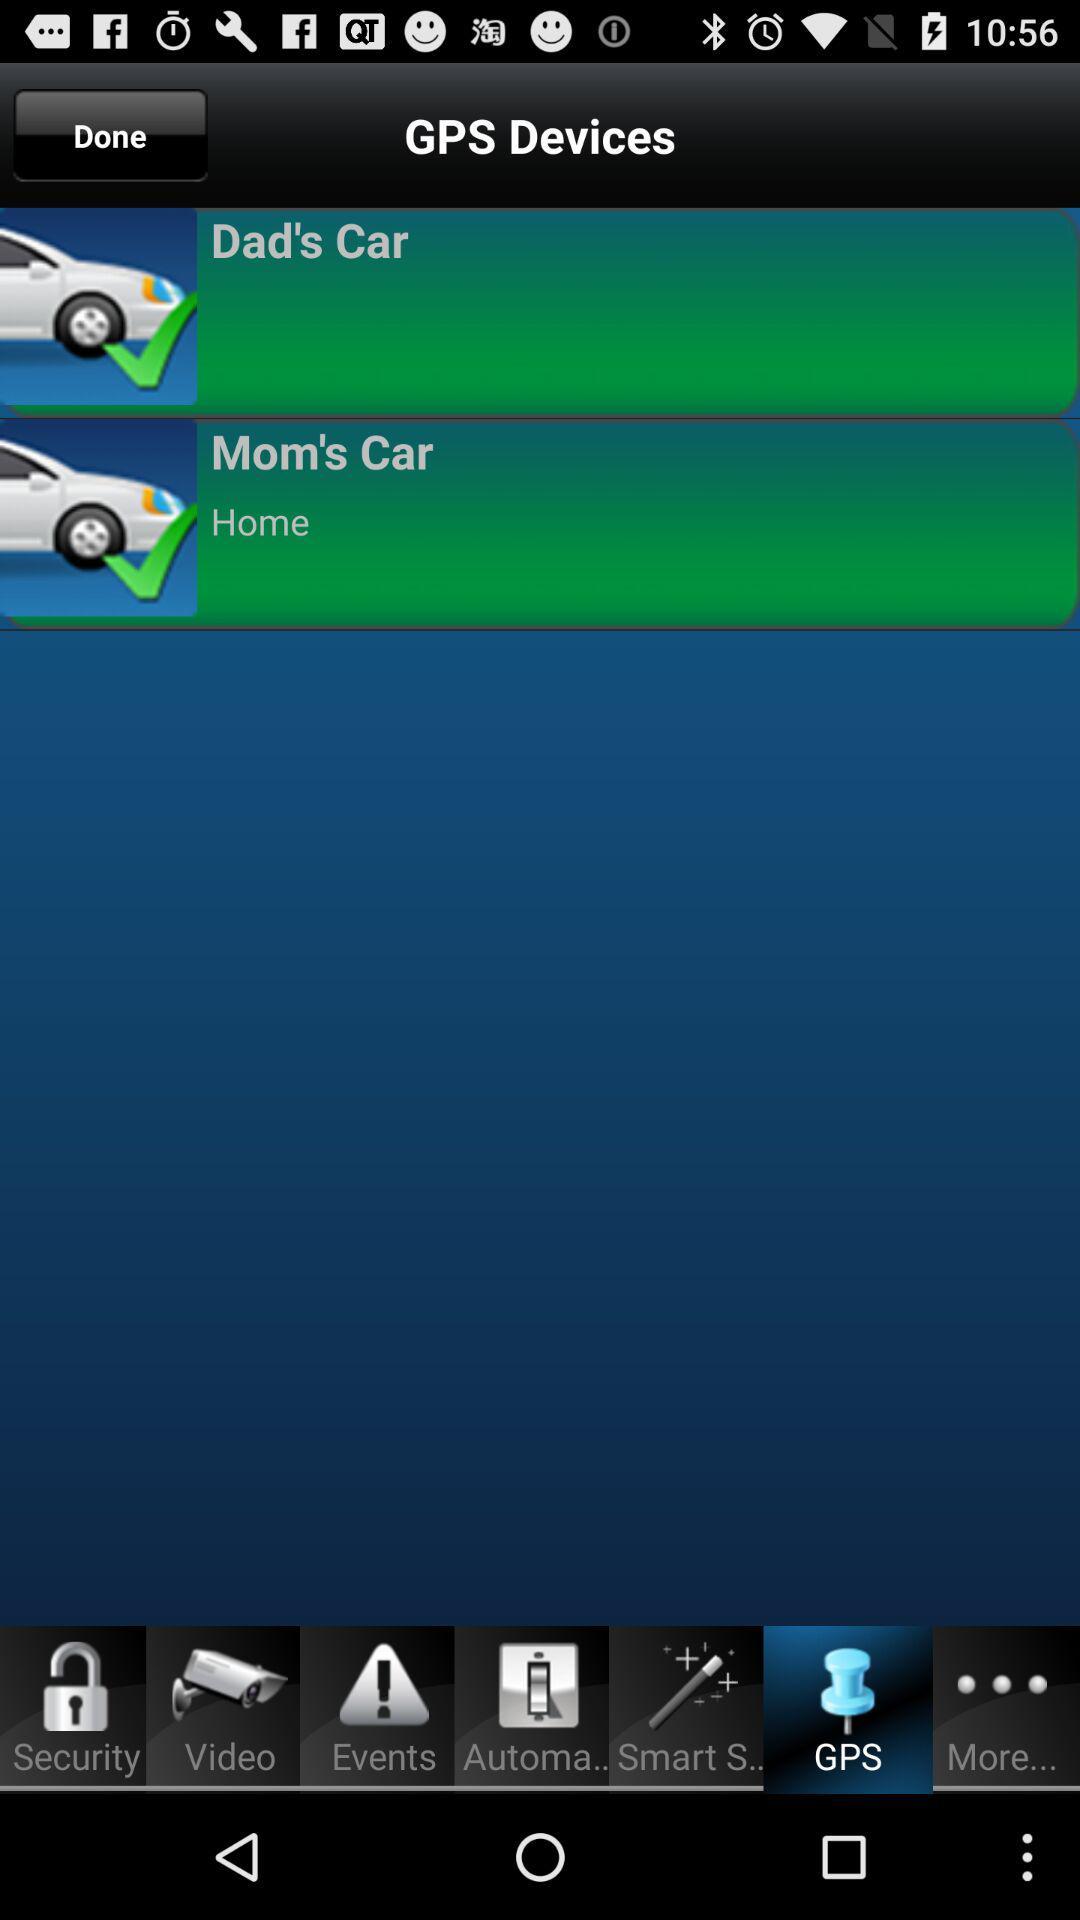  I want to click on the app to the left of the gps devices item, so click(110, 134).